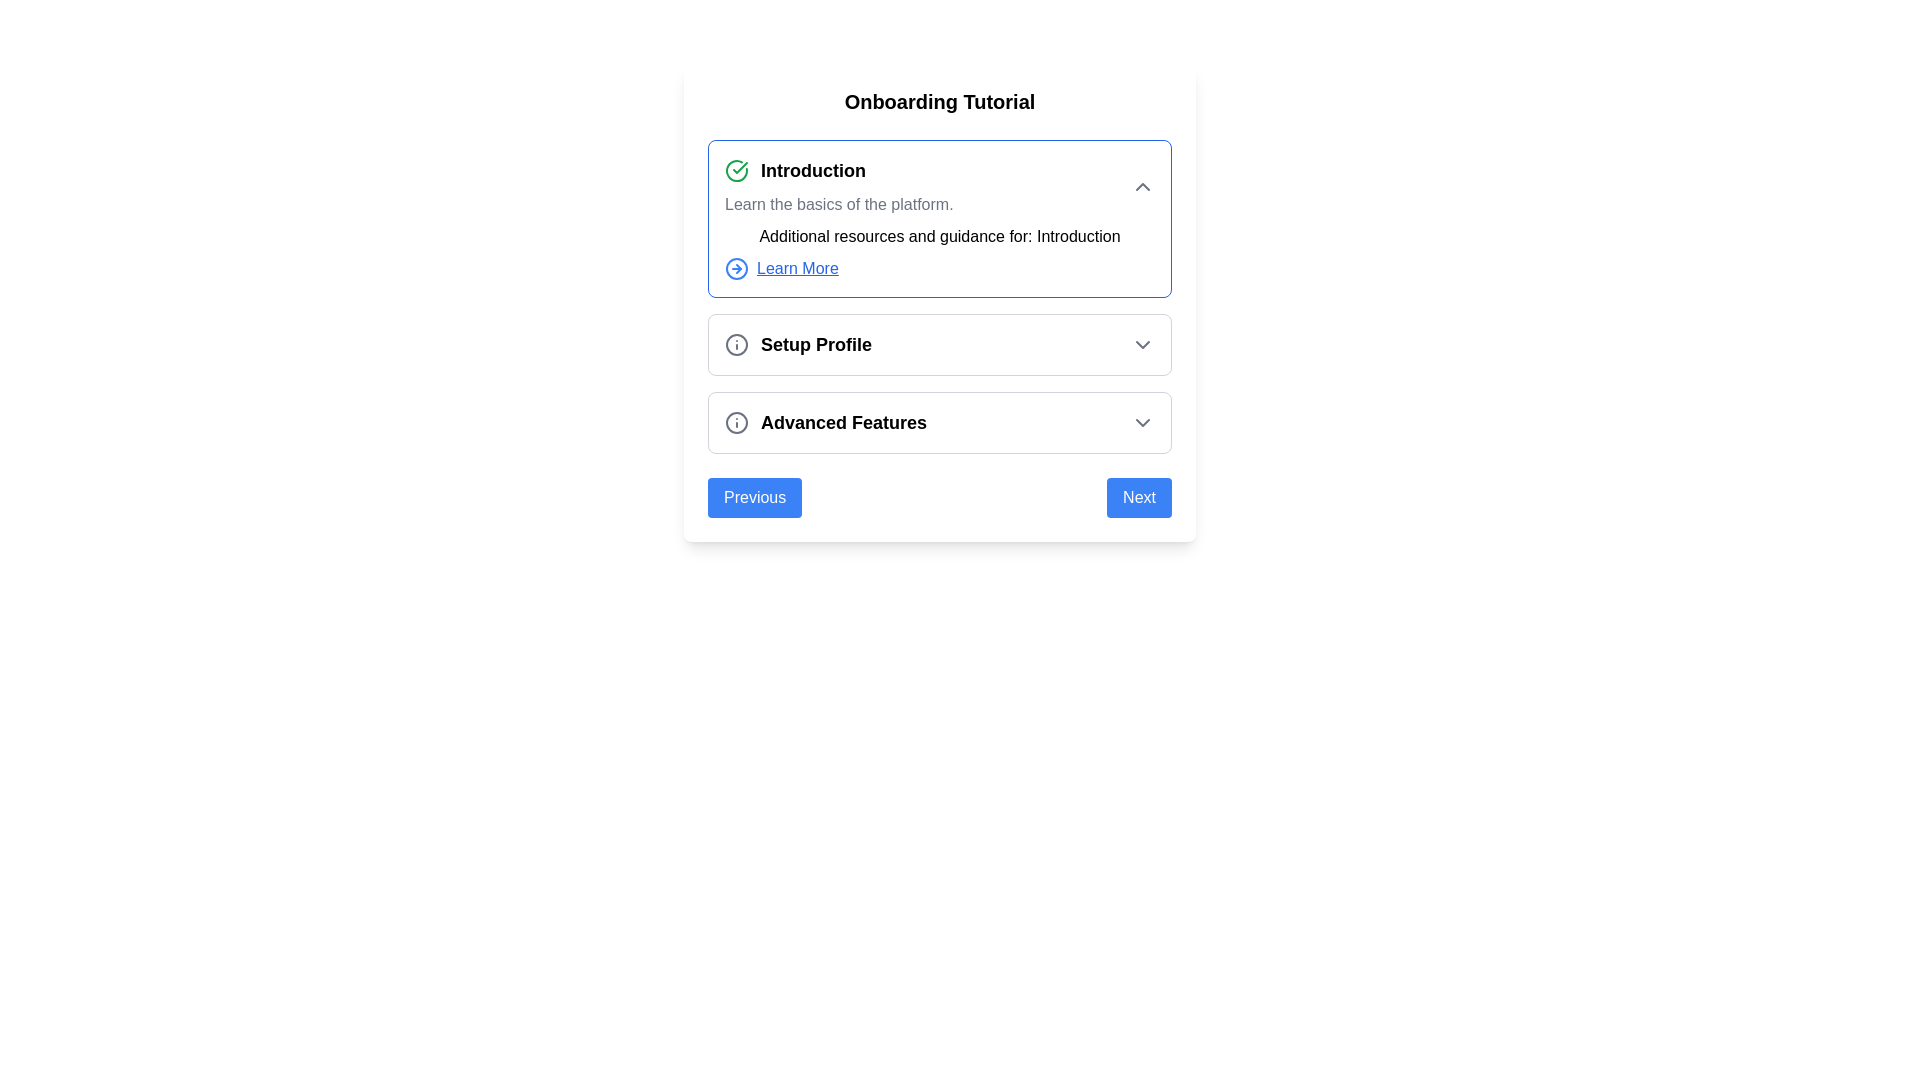 The height and width of the screenshot is (1080, 1920). What do you see at coordinates (736, 422) in the screenshot?
I see `the informational icon located to the left of the 'Advanced Features' label in the third section of the onboarding tutorial` at bounding box center [736, 422].